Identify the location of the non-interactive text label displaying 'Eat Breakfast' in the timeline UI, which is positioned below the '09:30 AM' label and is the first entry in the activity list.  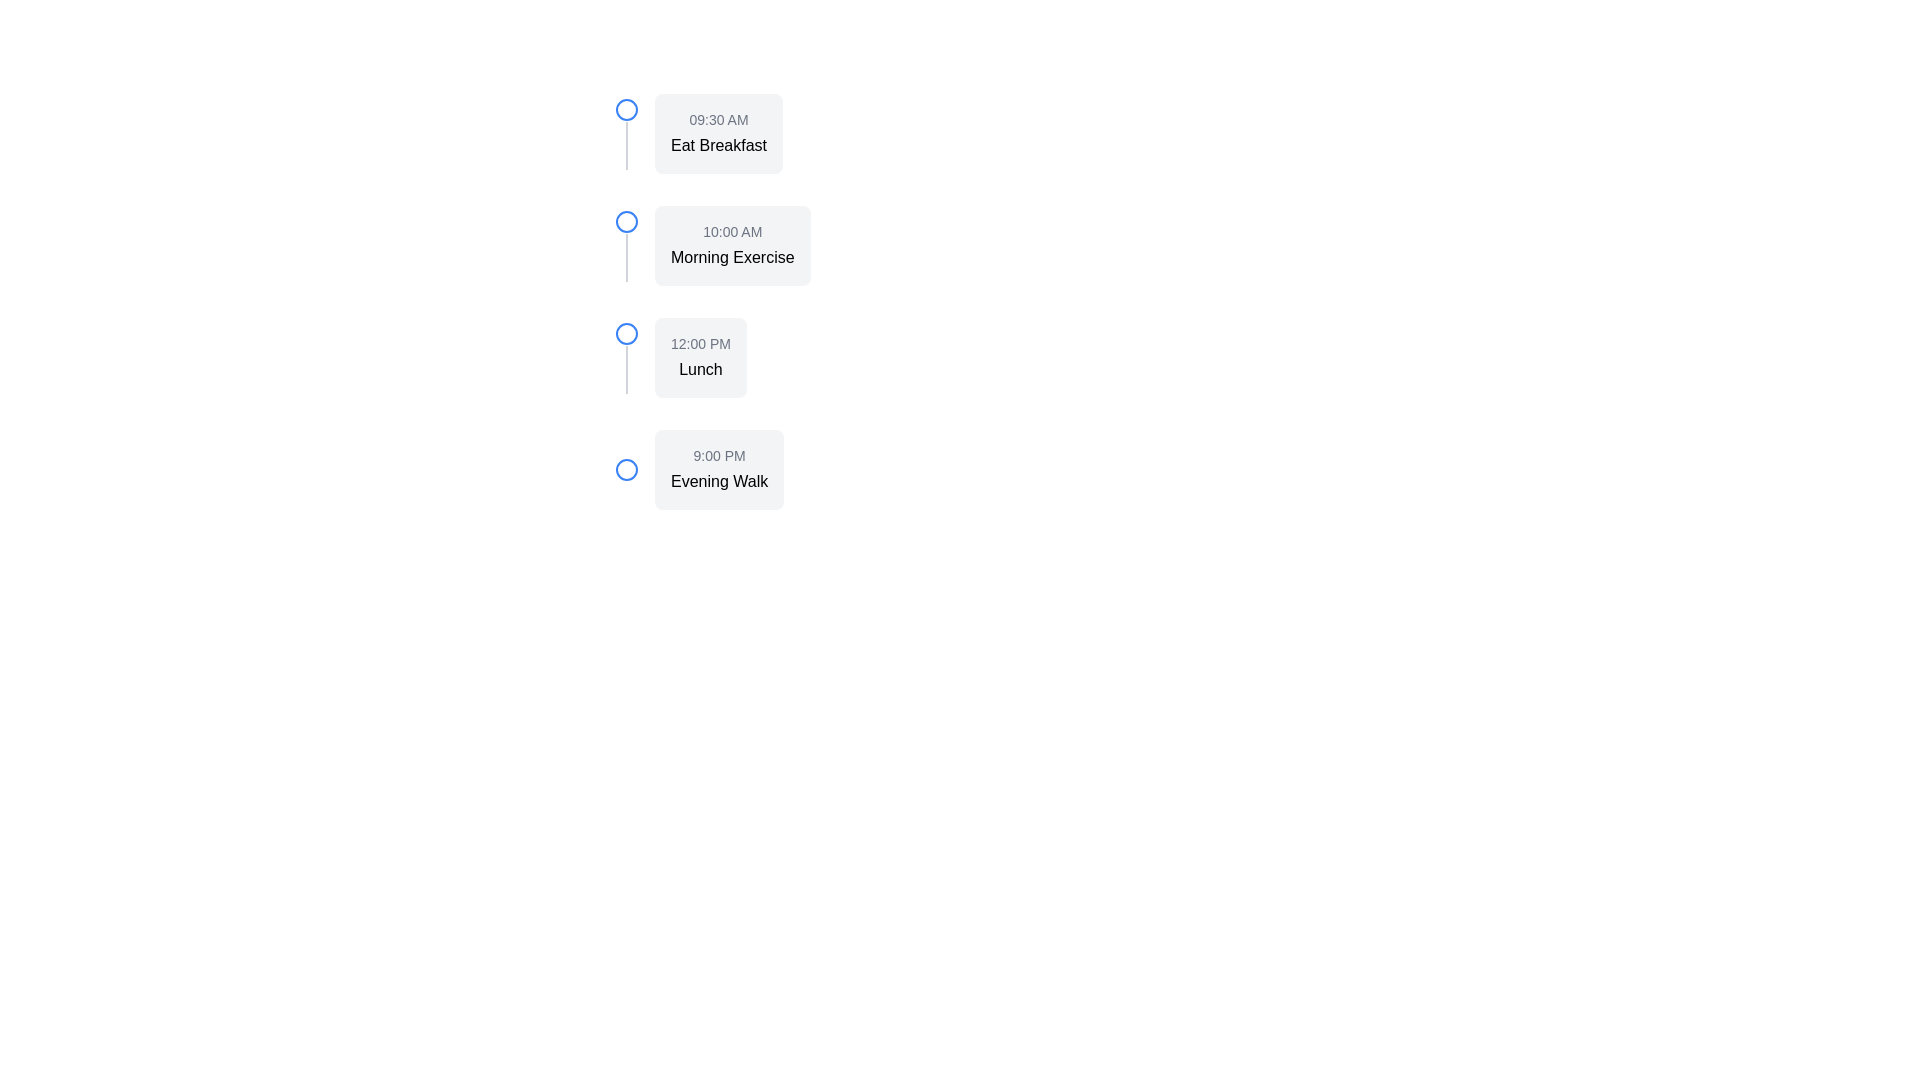
(719, 145).